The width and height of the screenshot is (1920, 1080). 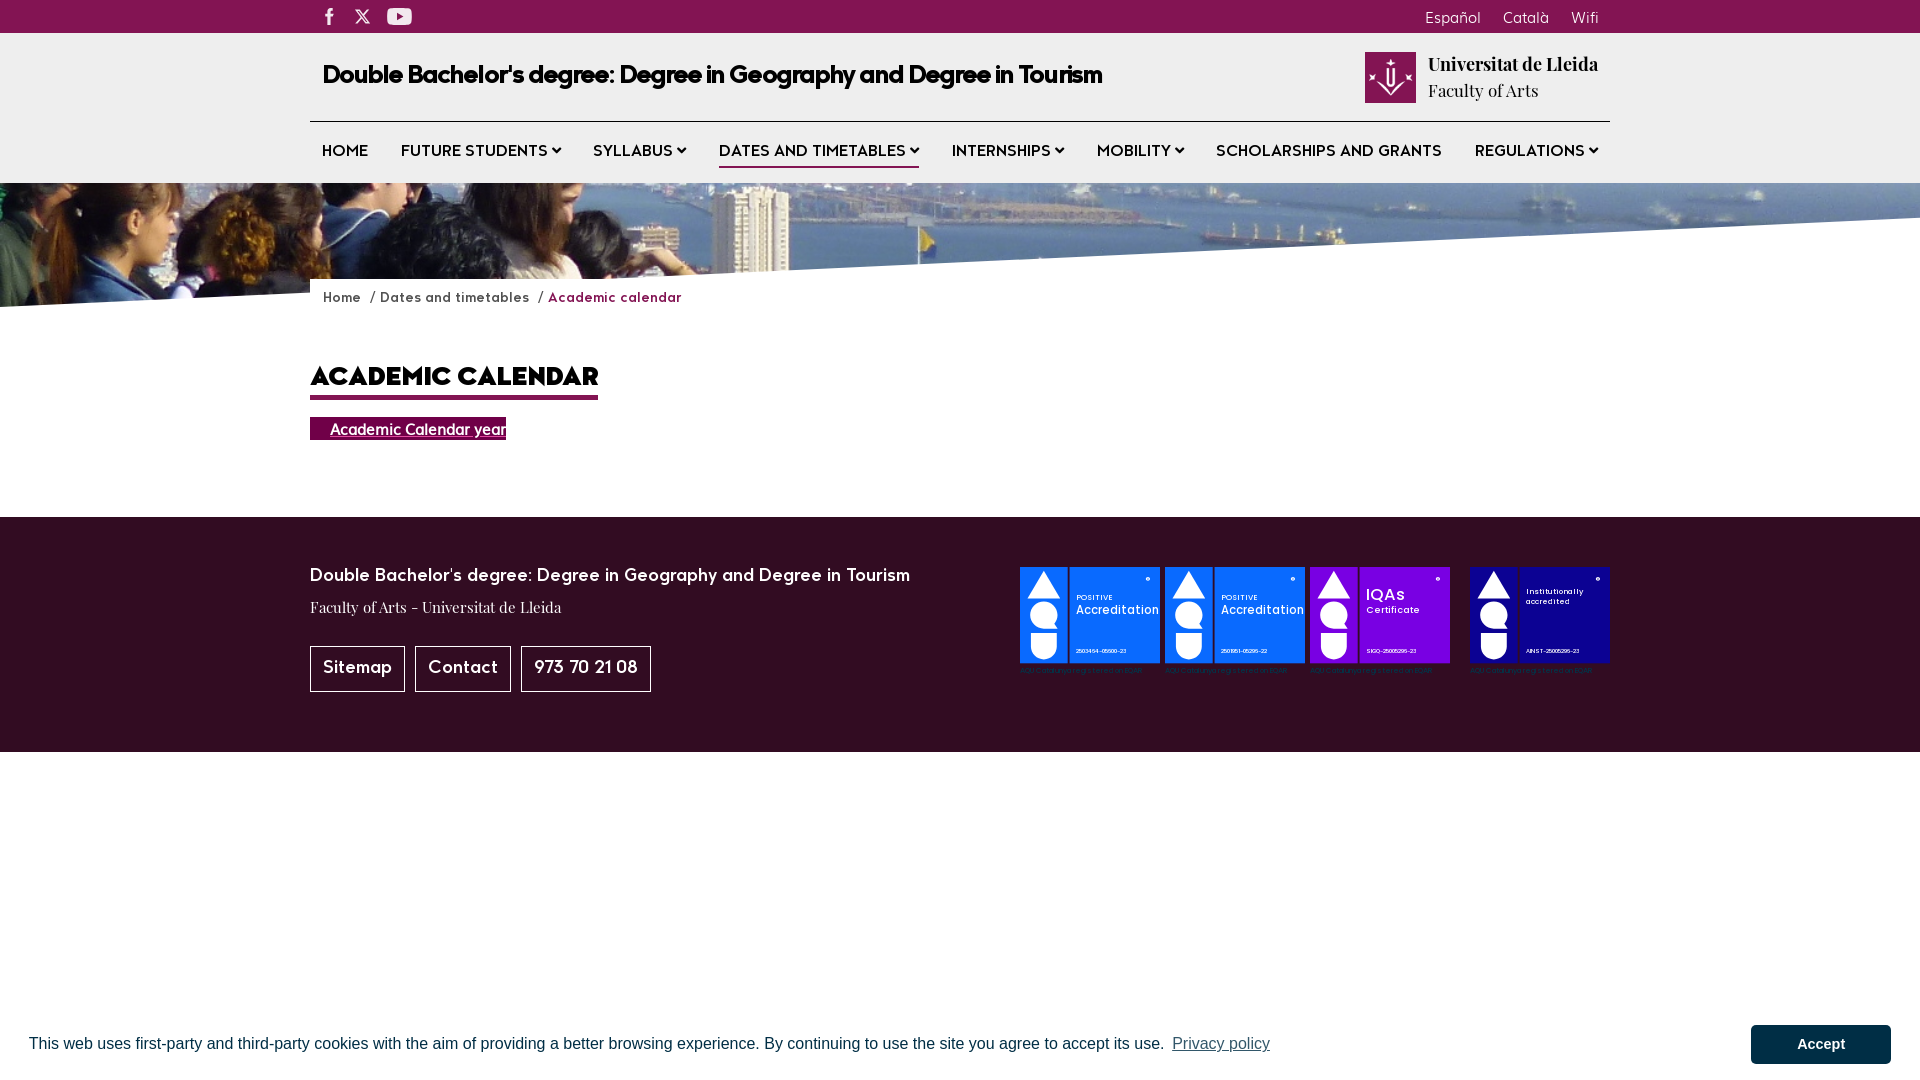 I want to click on 'SYLLABUS', so click(x=638, y=151).